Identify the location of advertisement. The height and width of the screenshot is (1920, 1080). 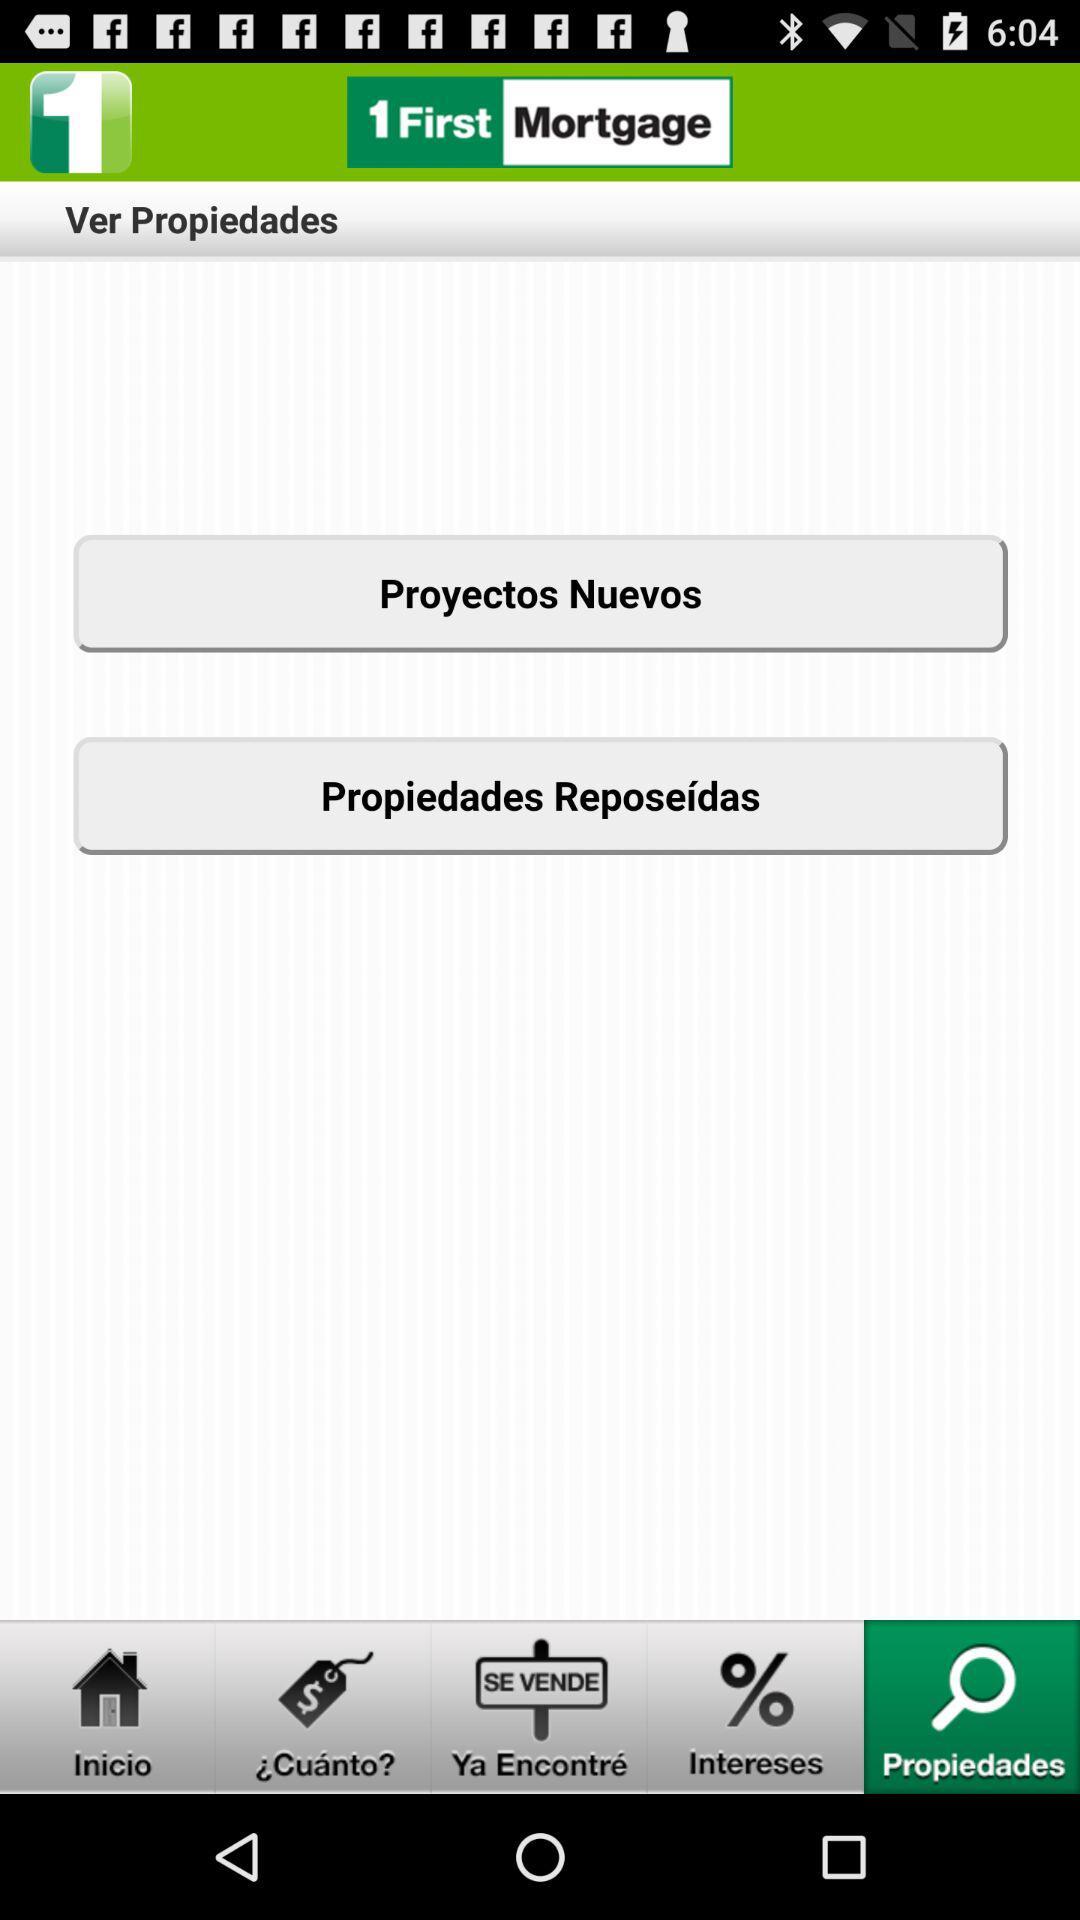
(540, 121).